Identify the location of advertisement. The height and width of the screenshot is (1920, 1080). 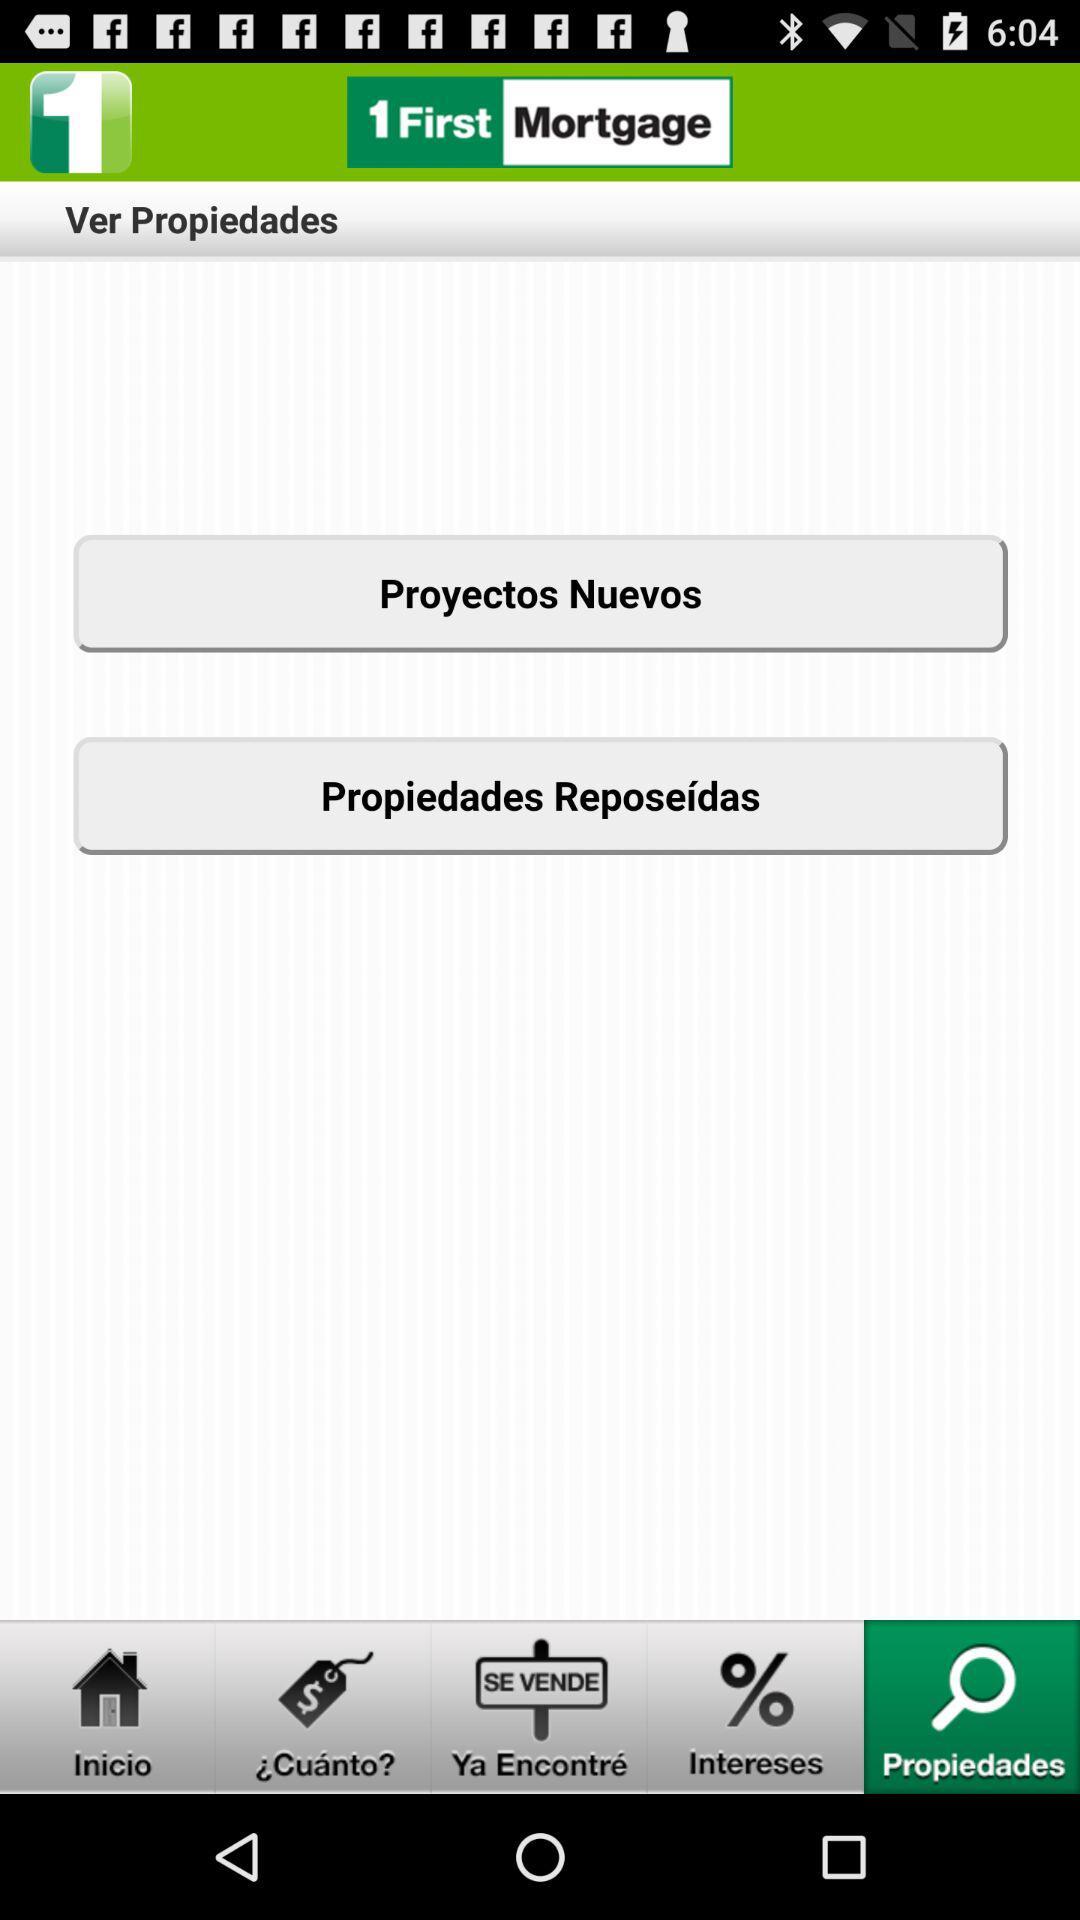
(540, 121).